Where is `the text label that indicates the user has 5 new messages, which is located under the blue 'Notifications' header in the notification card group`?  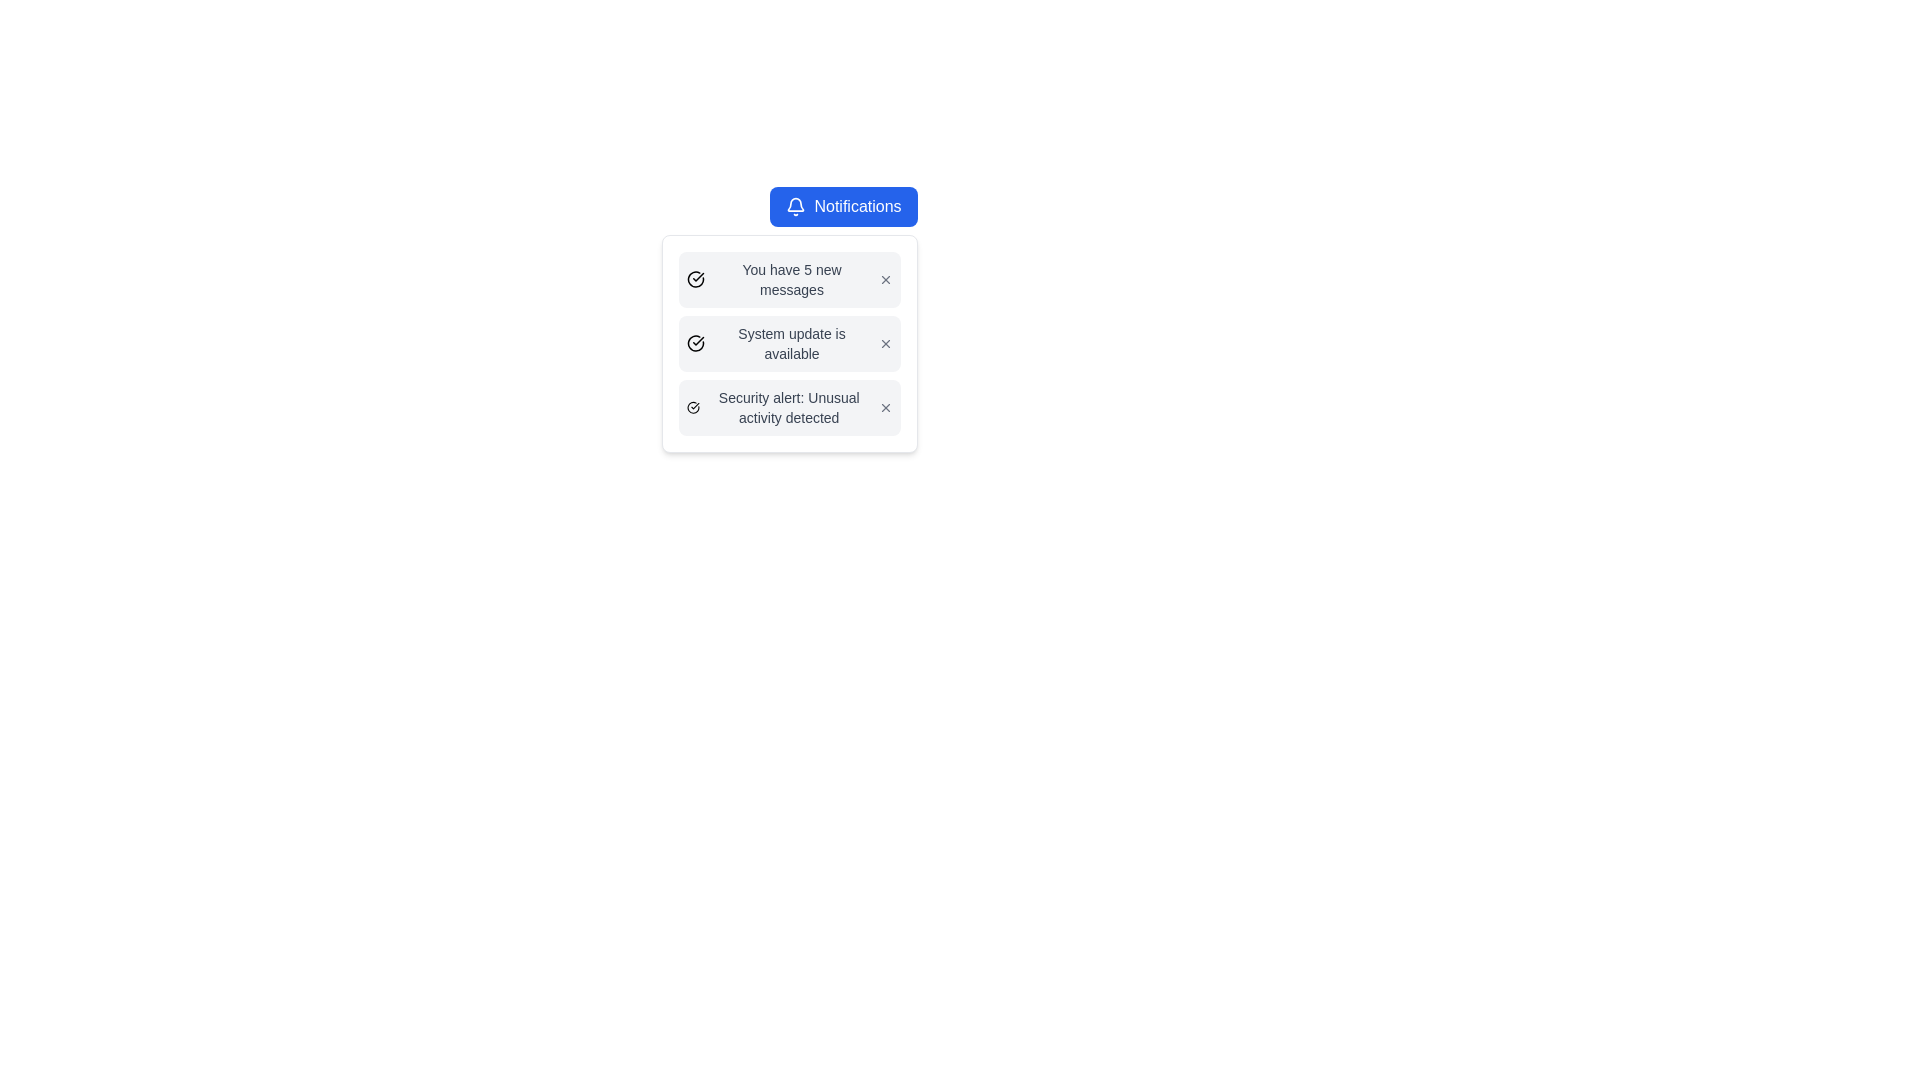 the text label that indicates the user has 5 new messages, which is located under the blue 'Notifications' header in the notification card group is located at coordinates (791, 280).